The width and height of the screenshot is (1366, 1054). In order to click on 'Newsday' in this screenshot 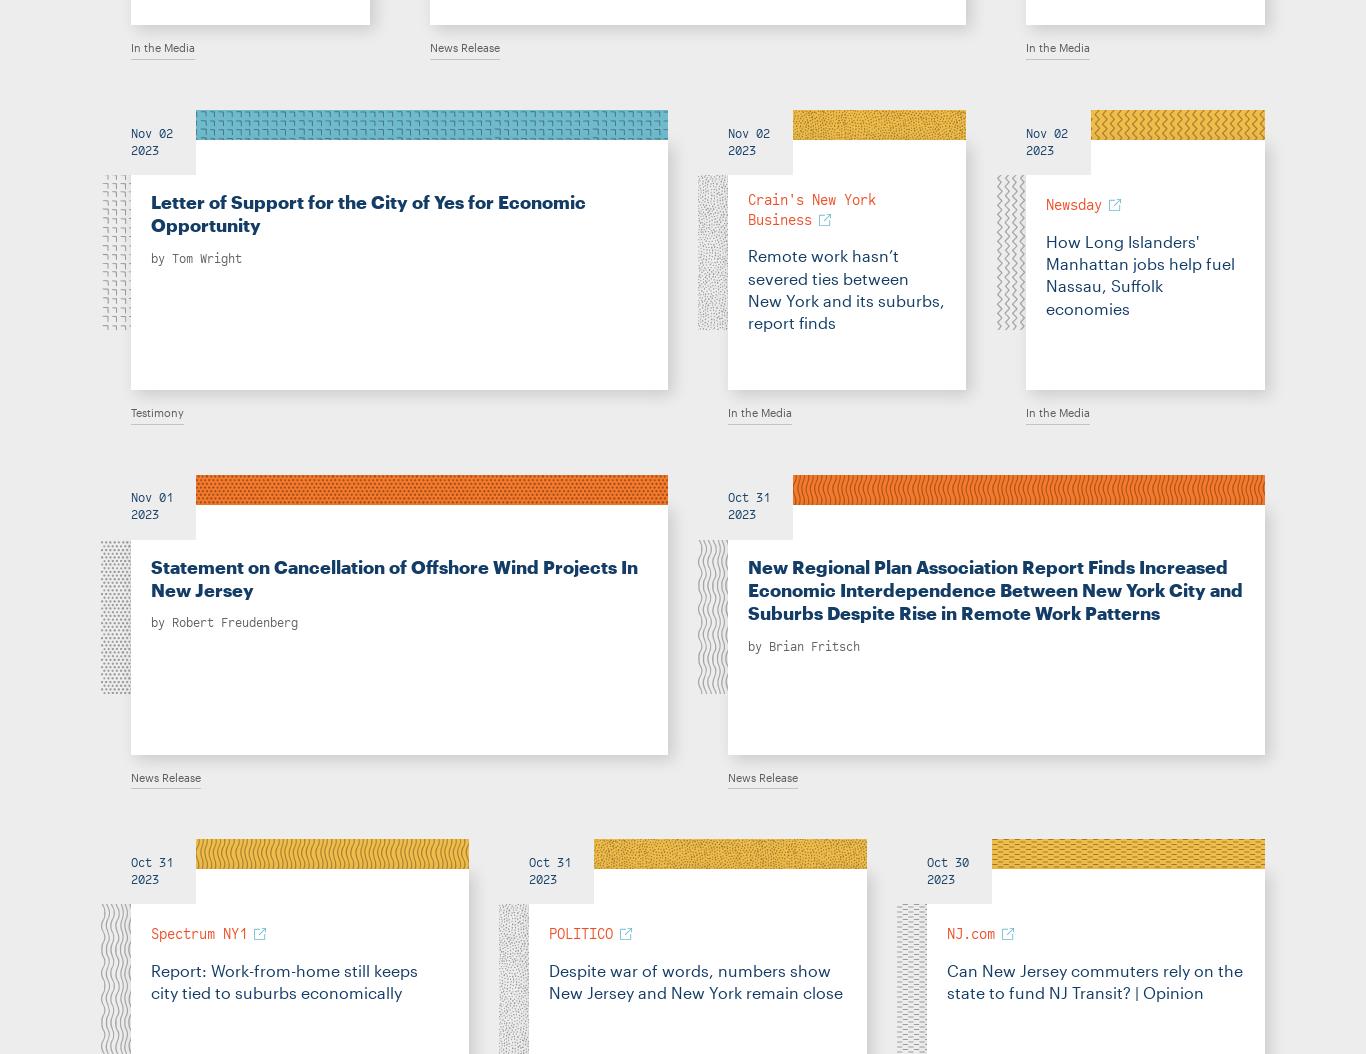, I will do `click(1072, 204)`.